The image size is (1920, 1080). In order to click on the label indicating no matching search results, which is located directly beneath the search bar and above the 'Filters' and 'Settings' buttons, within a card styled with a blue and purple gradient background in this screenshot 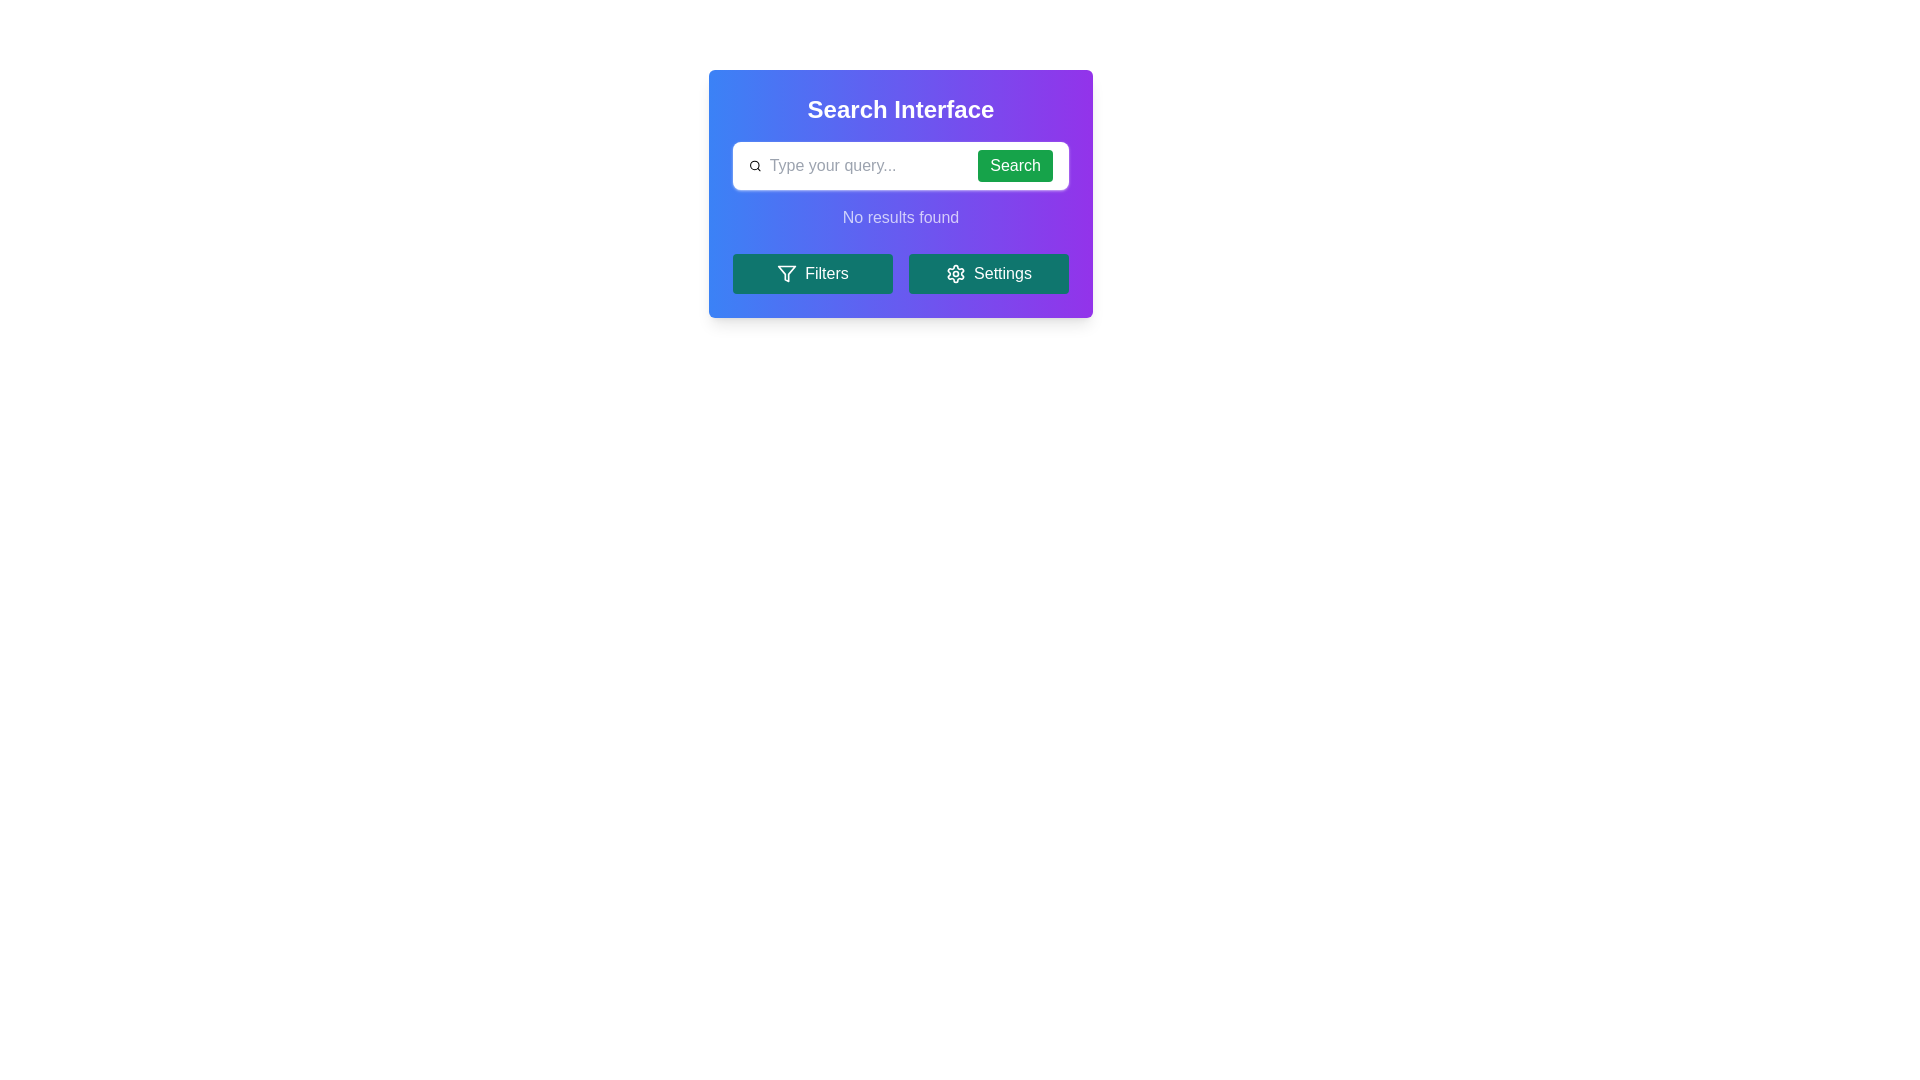, I will do `click(900, 218)`.